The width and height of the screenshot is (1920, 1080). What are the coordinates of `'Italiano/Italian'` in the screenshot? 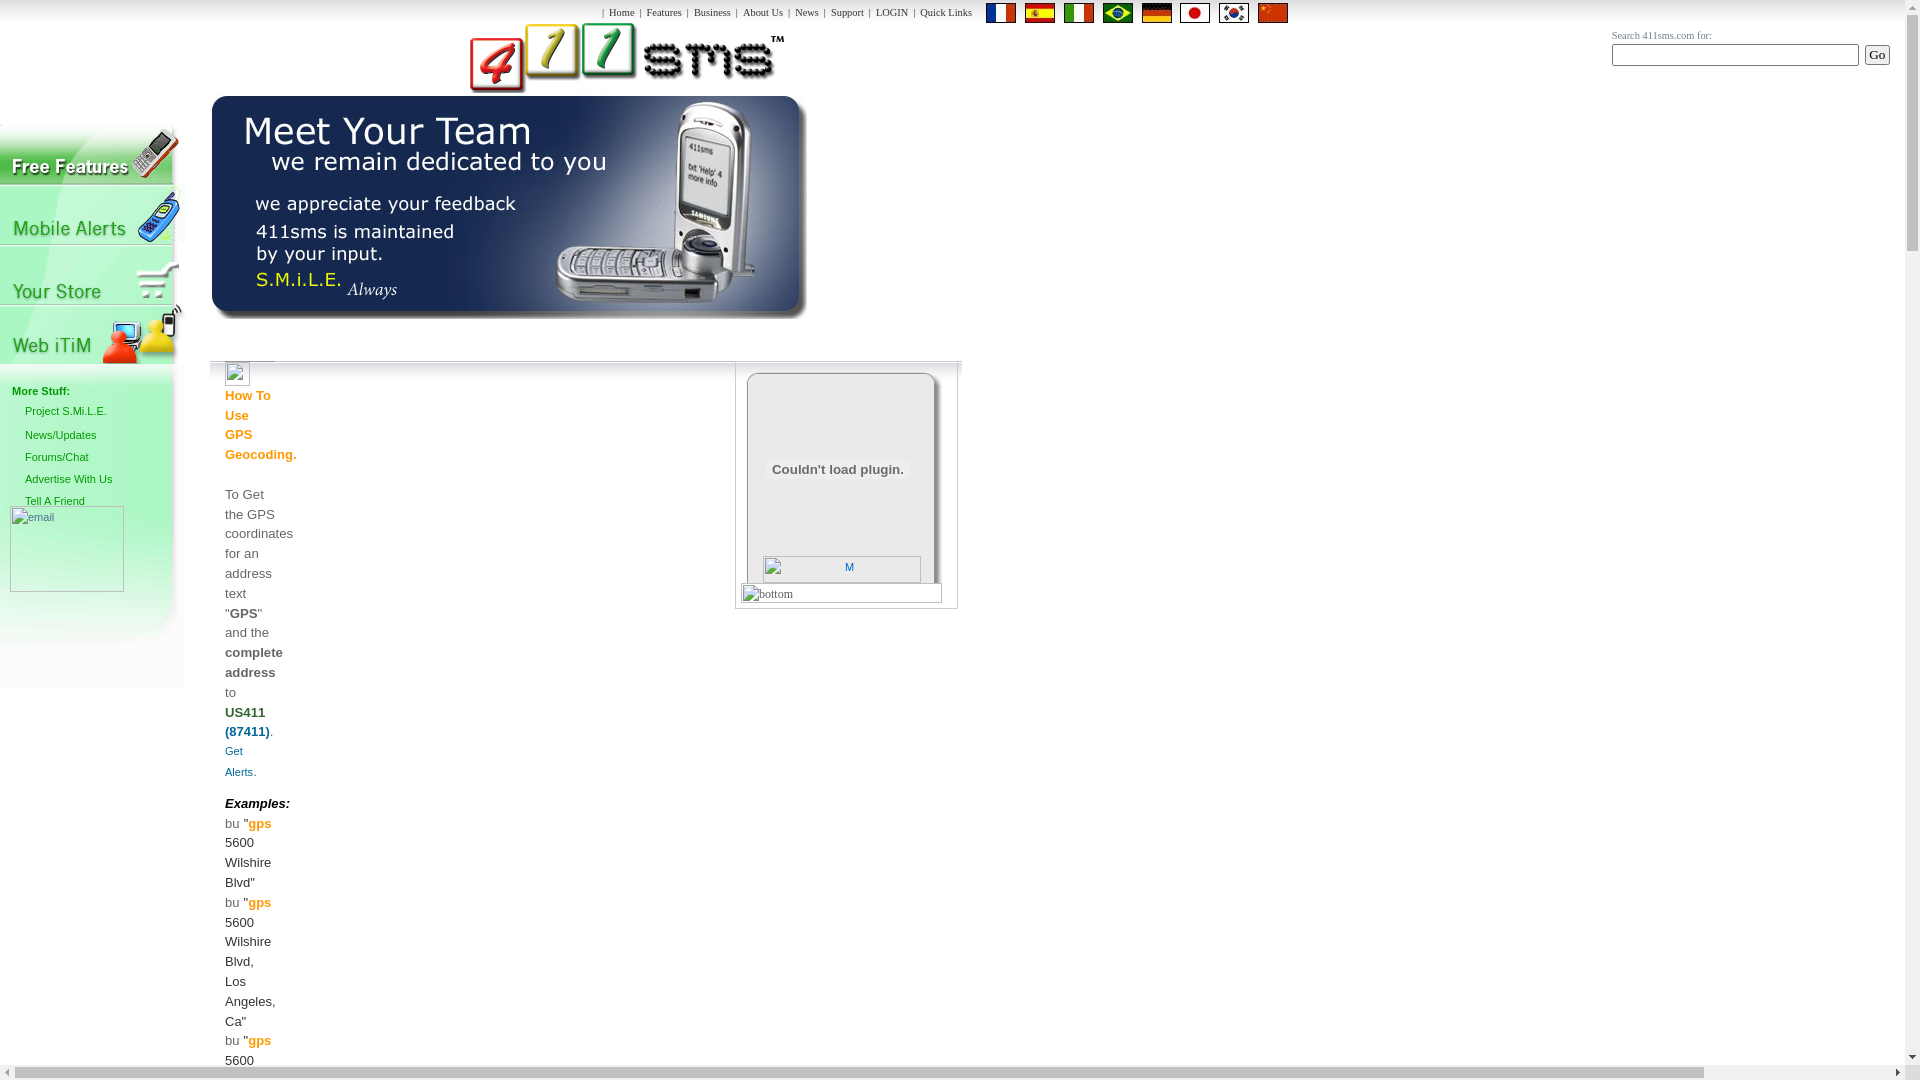 It's located at (1063, 12).